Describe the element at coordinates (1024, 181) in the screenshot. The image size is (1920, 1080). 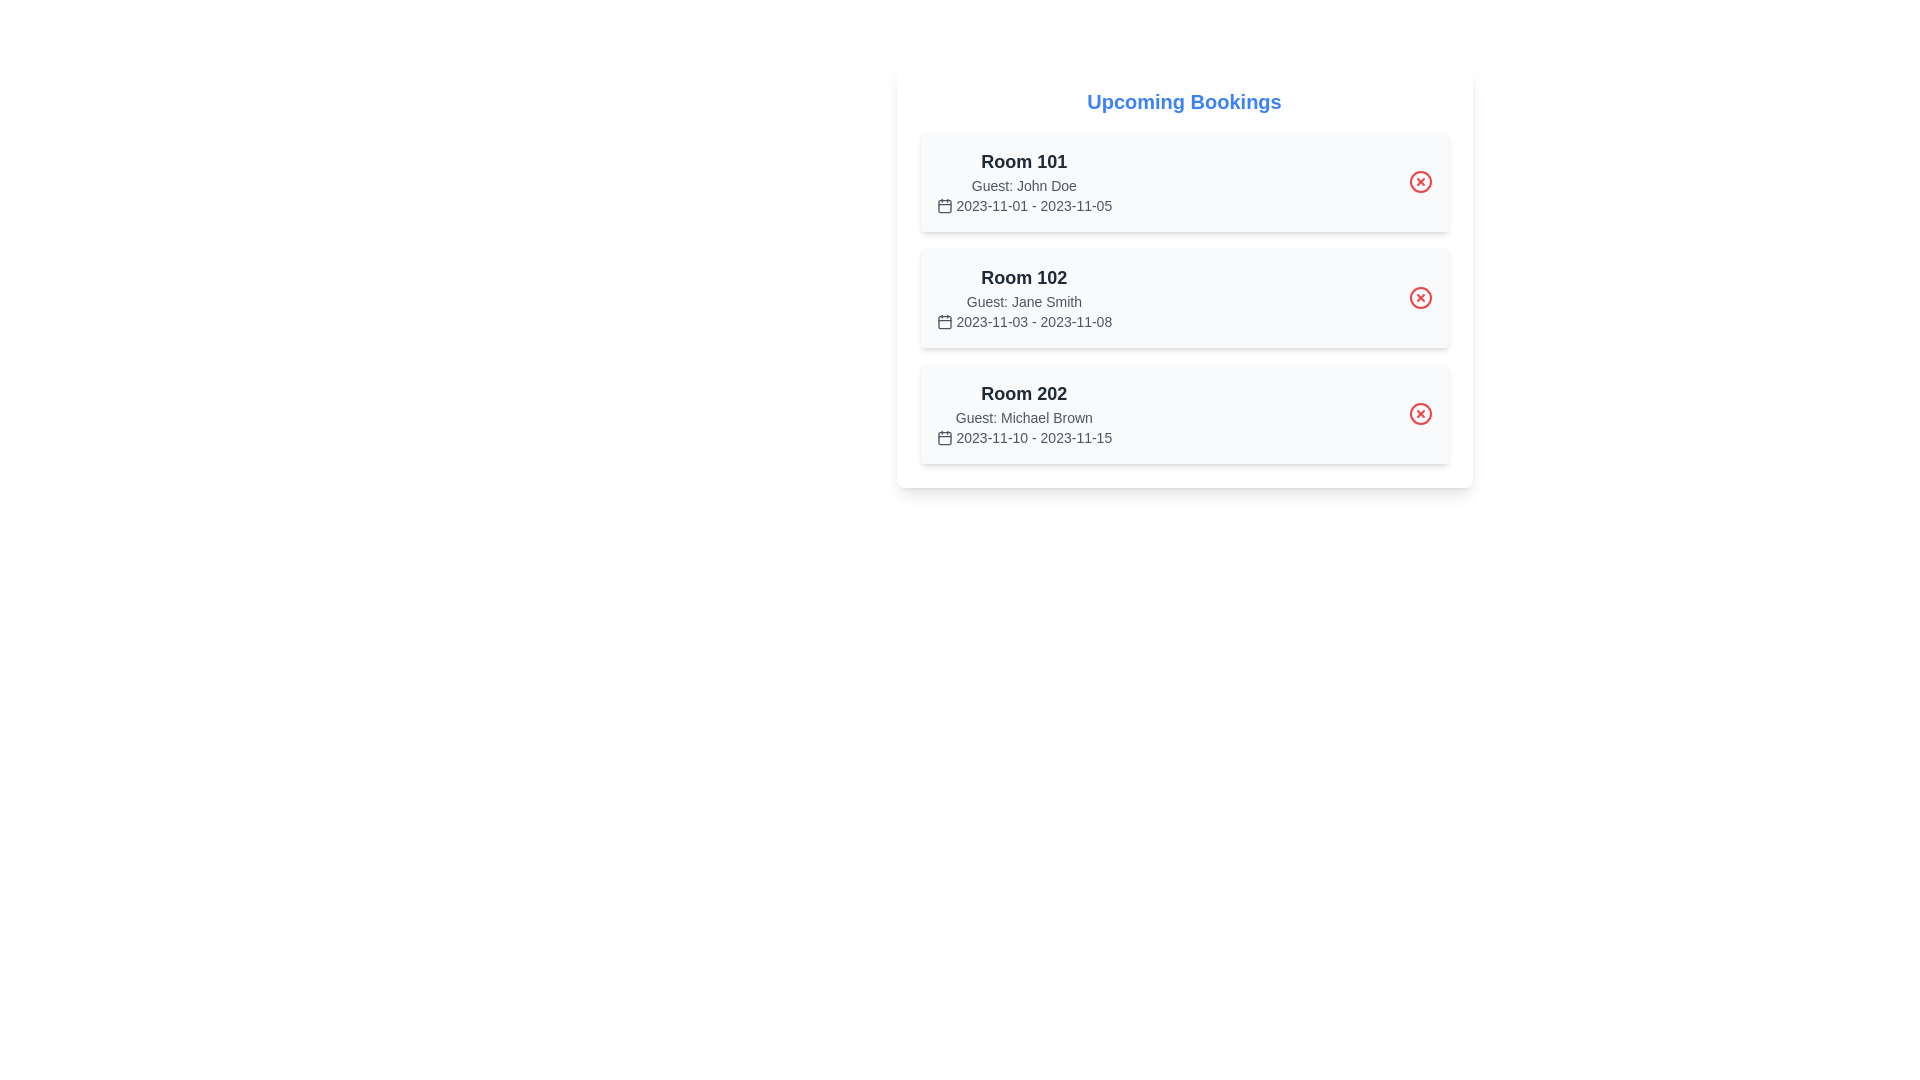
I see `the text entry element displaying 'Room 101', which includes descriptive information such as 'Guest: John Doe' and dates '2023-11-01 - 2023-11-05', located in the topmost card of the booking items list` at that location.